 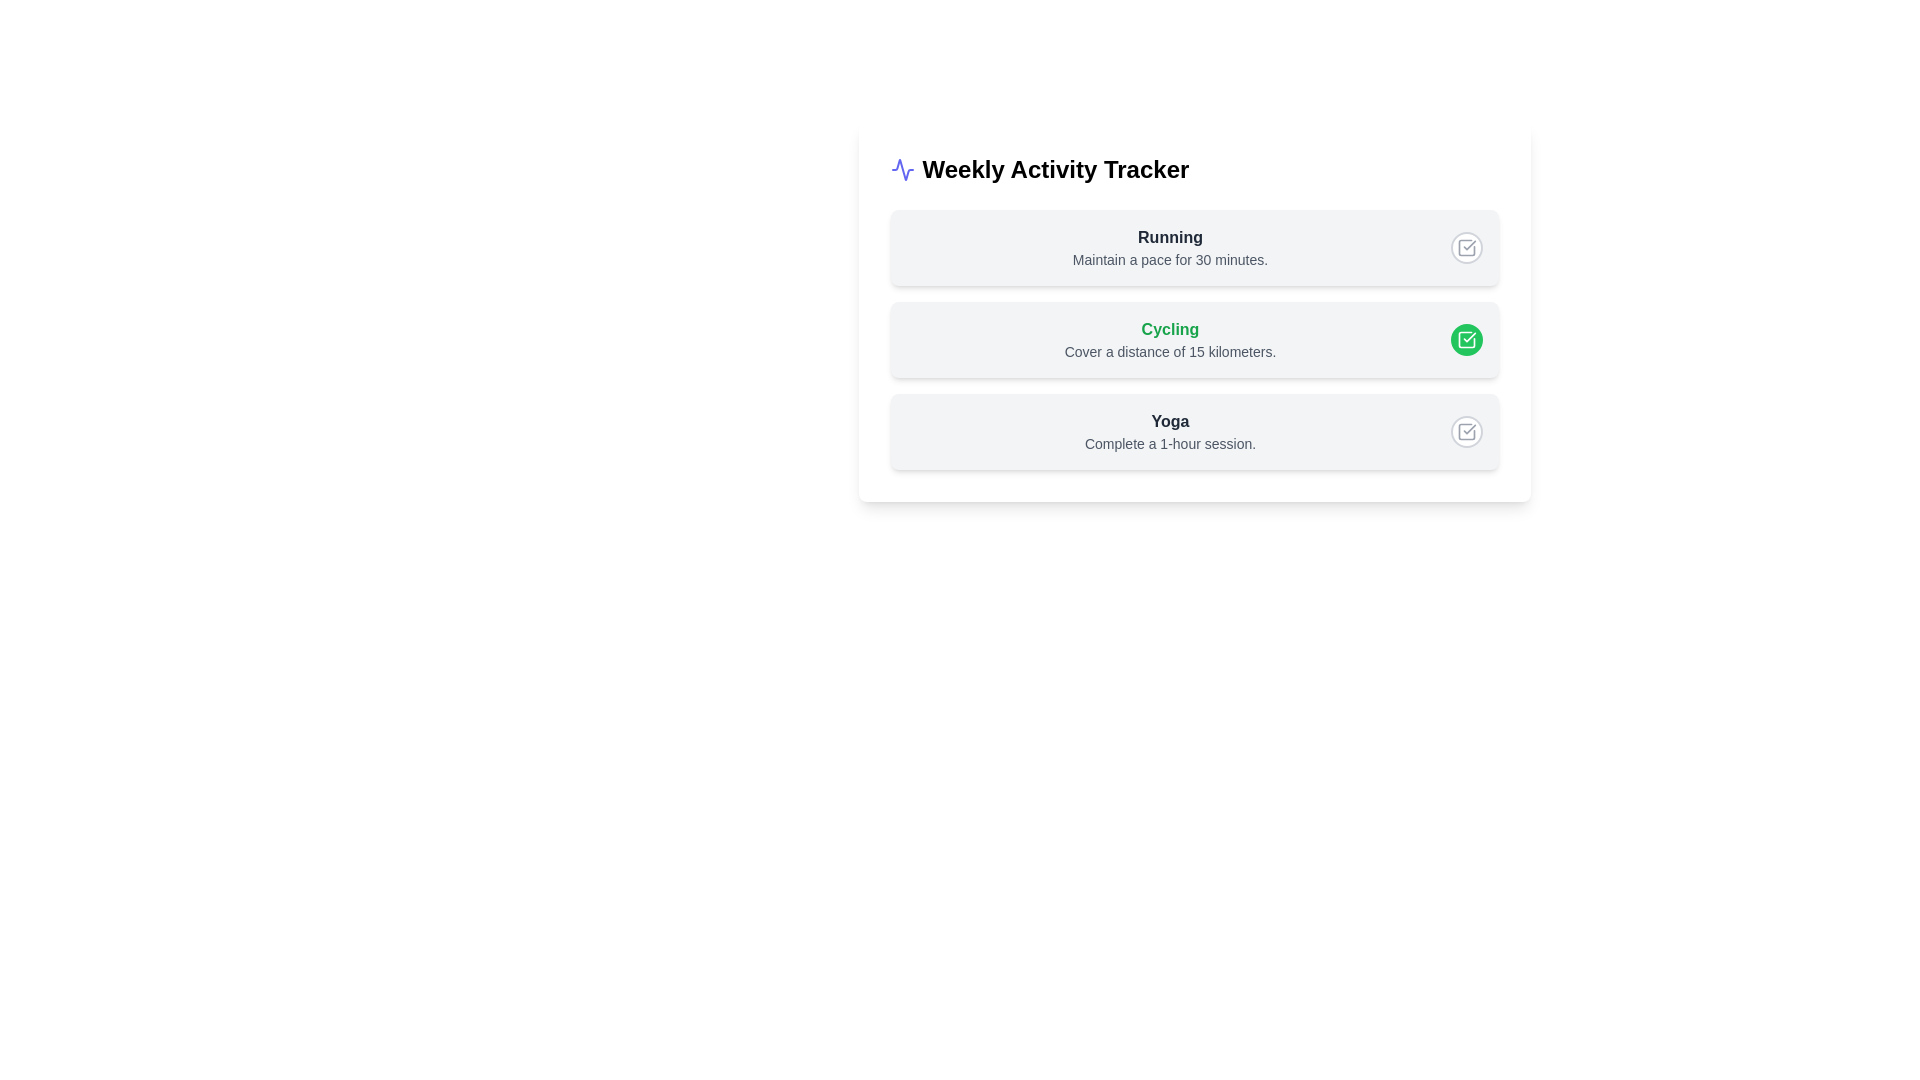 I want to click on the 'Running' activity box, which has a light gray background and includes a checkmark icon on the right side, to interact with its elements, so click(x=1194, y=246).